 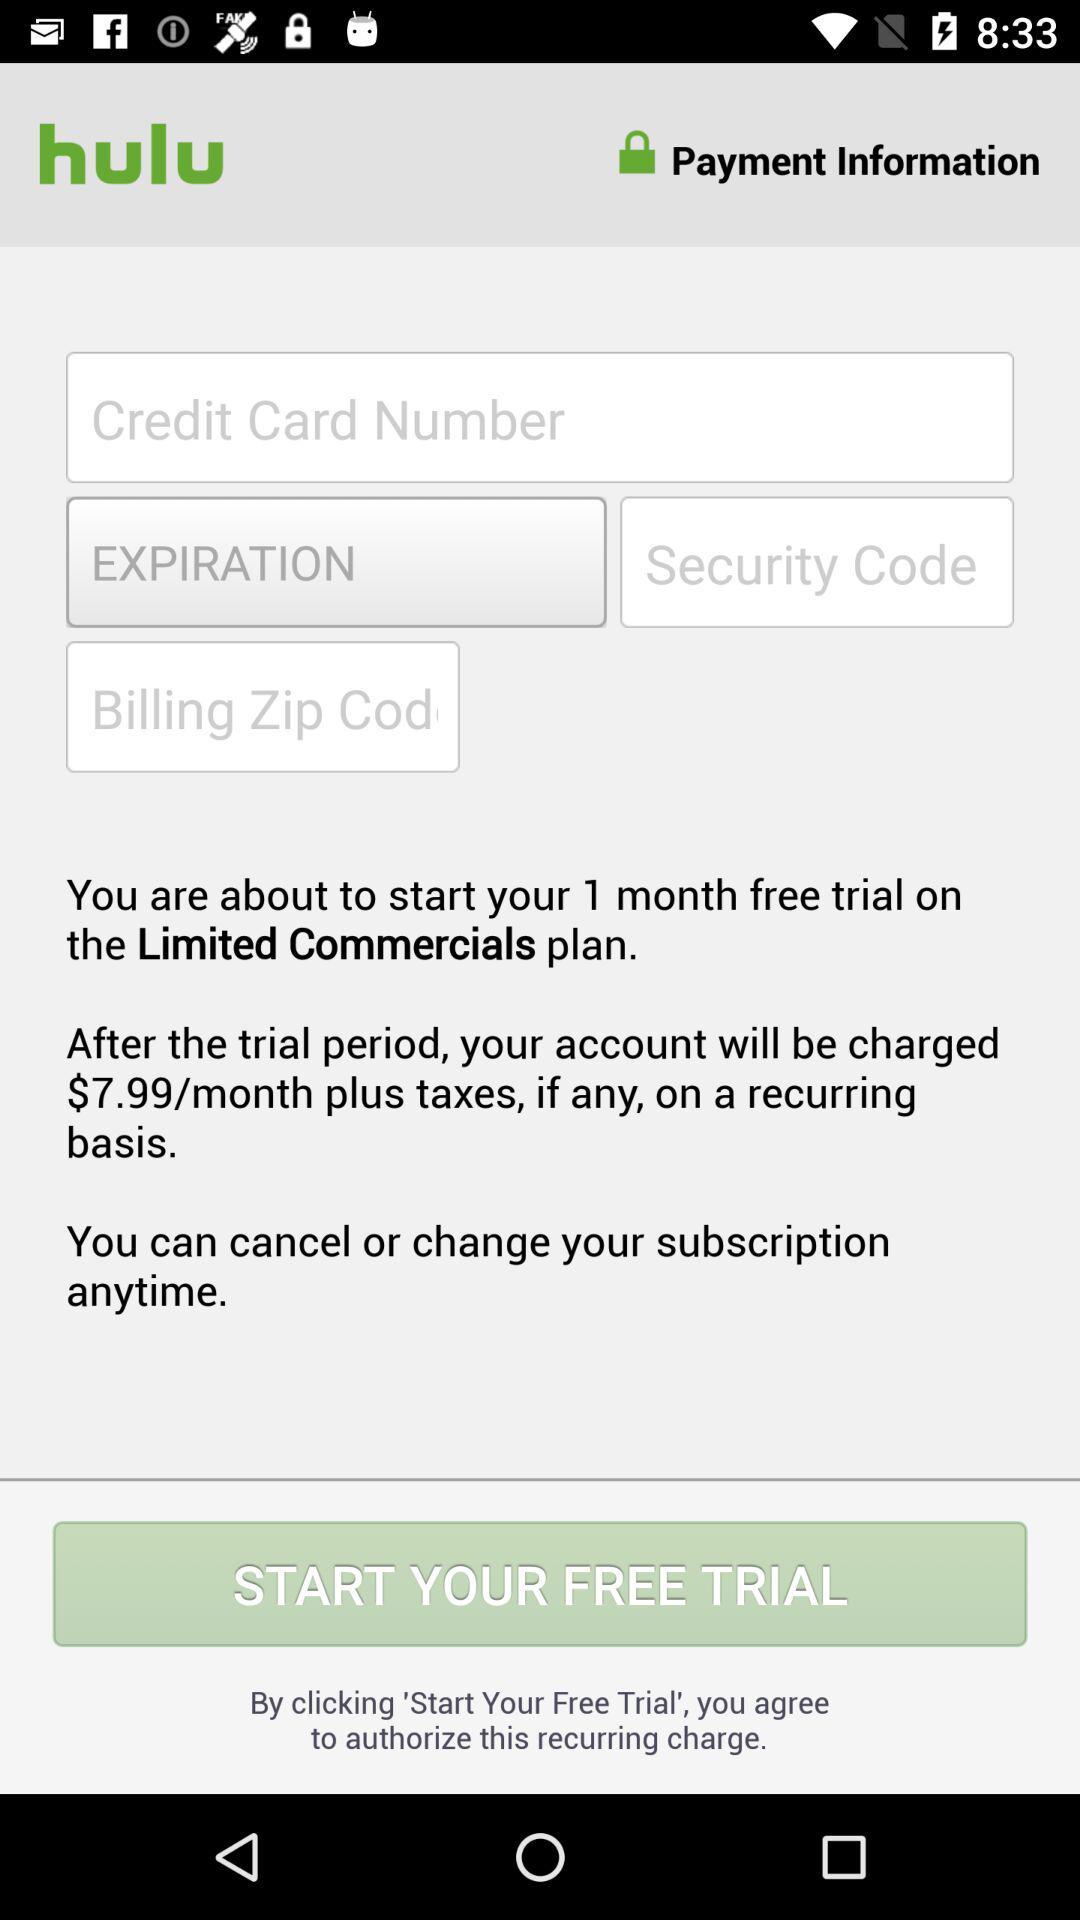 I want to click on the item above expiration item, so click(x=540, y=416).